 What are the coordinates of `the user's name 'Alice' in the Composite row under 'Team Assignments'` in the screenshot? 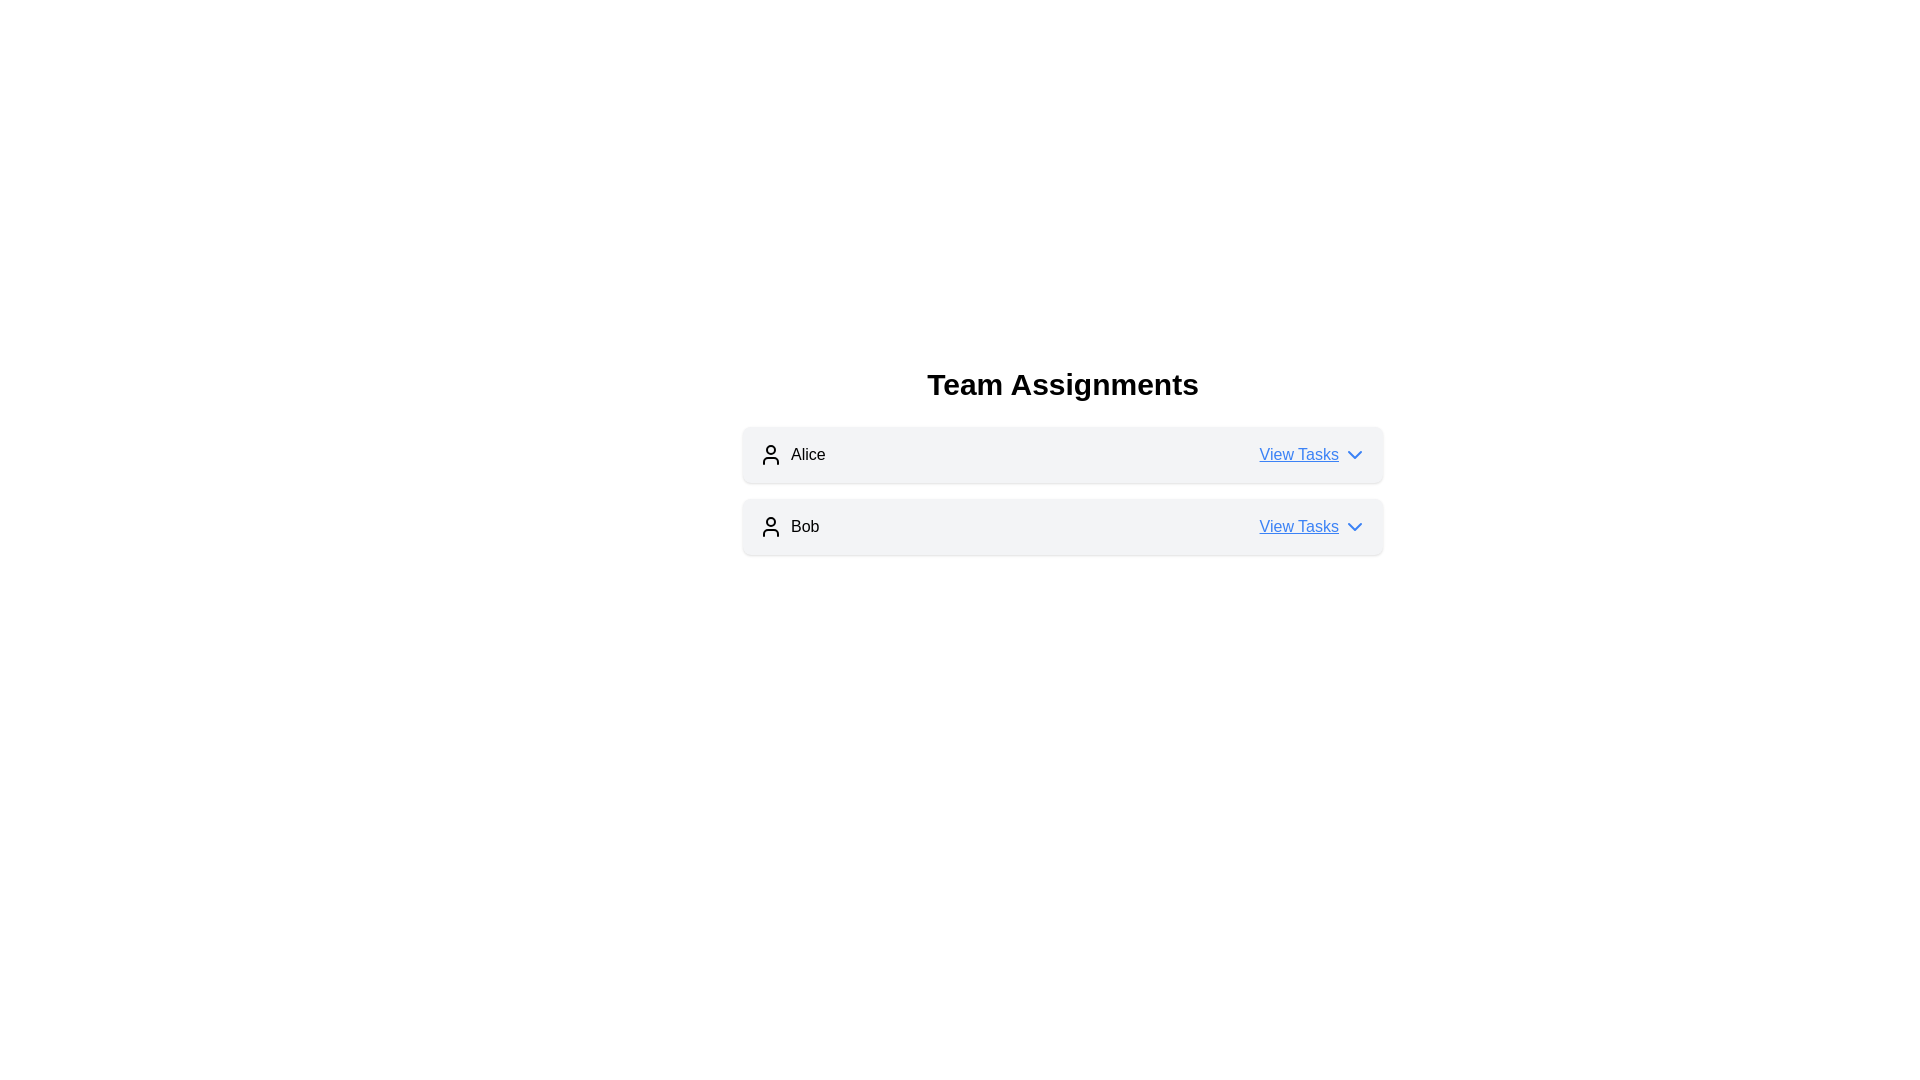 It's located at (1061, 455).